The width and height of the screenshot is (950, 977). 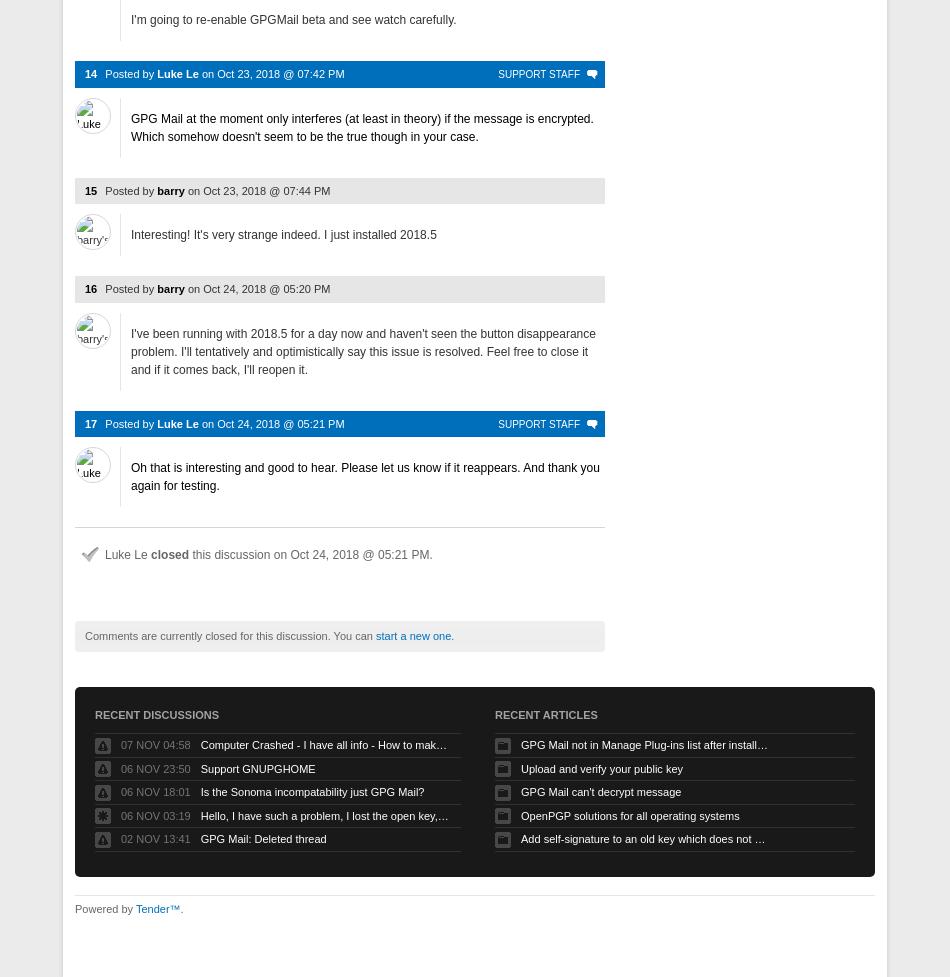 I want to click on '16', so click(x=91, y=287).